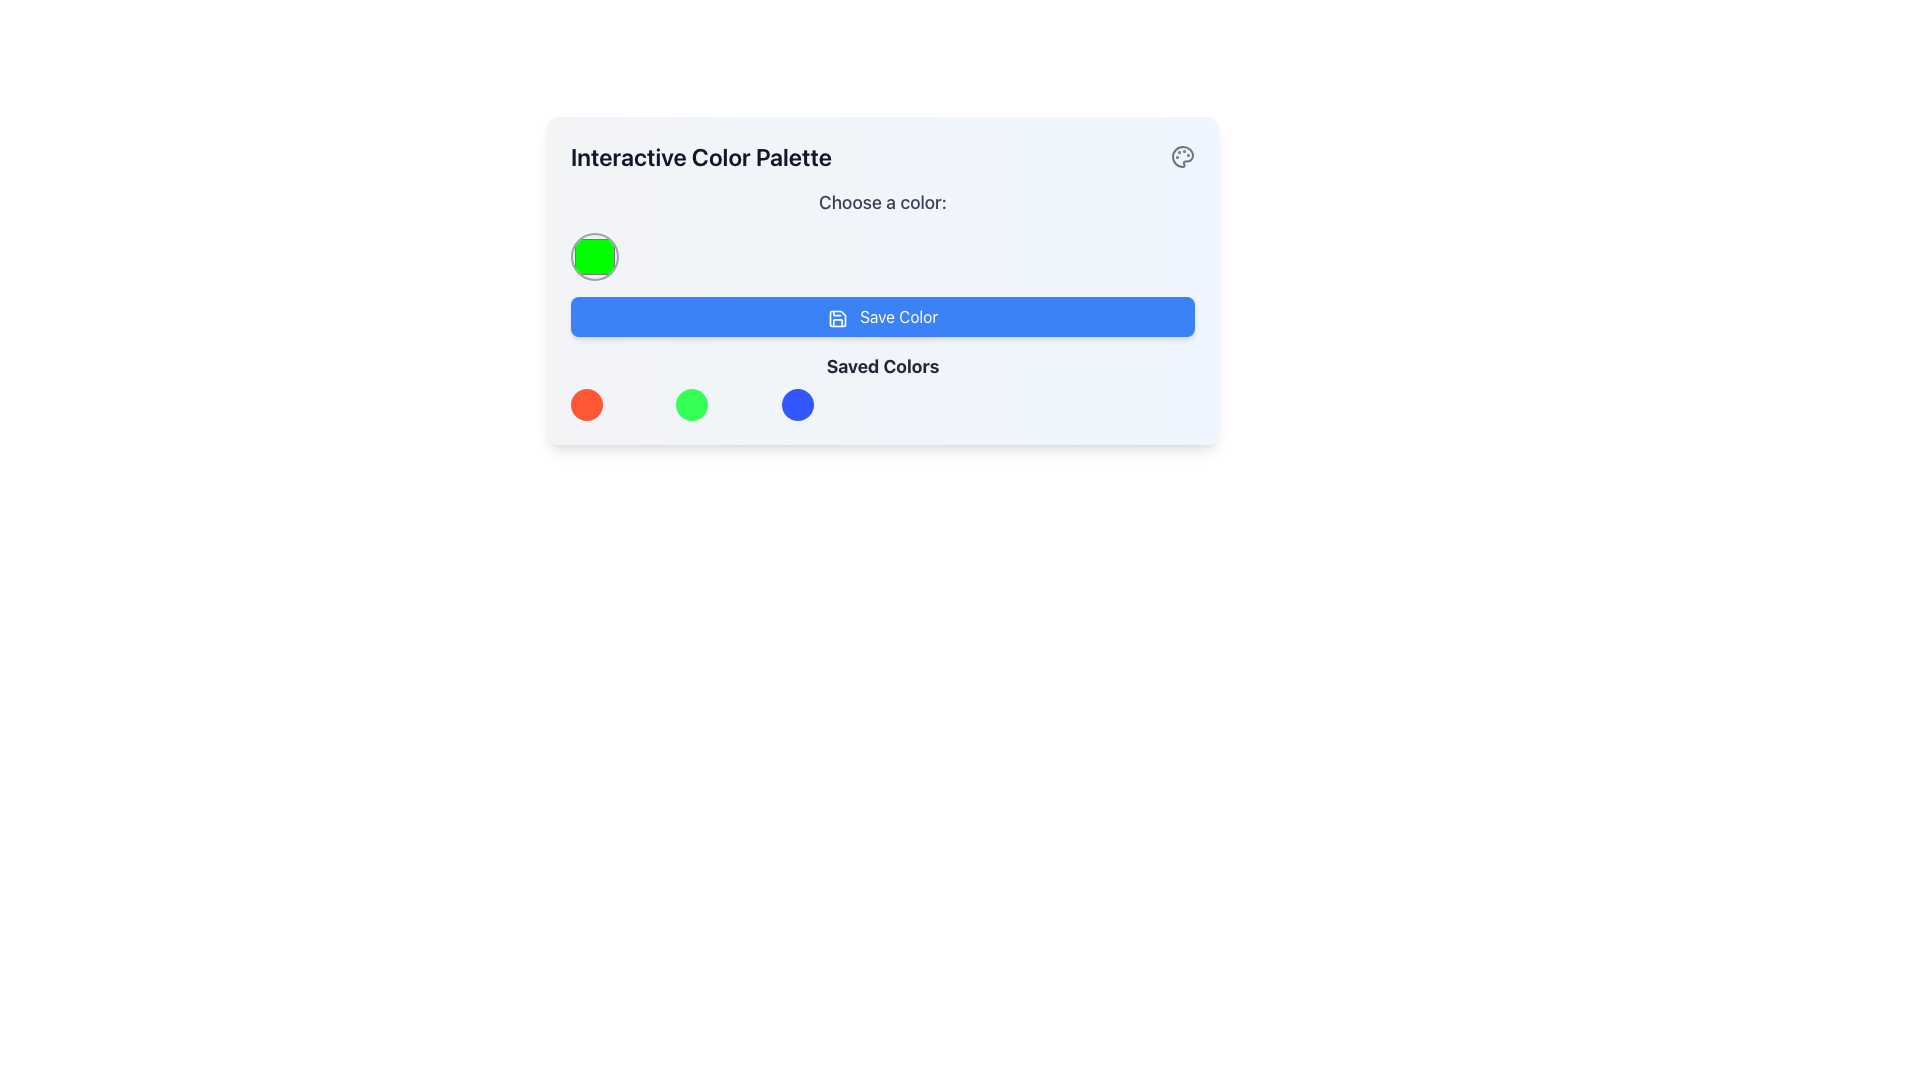 This screenshot has width=1920, height=1080. I want to click on the visual enhancement icon for the 'Save Color' button, so click(837, 317).